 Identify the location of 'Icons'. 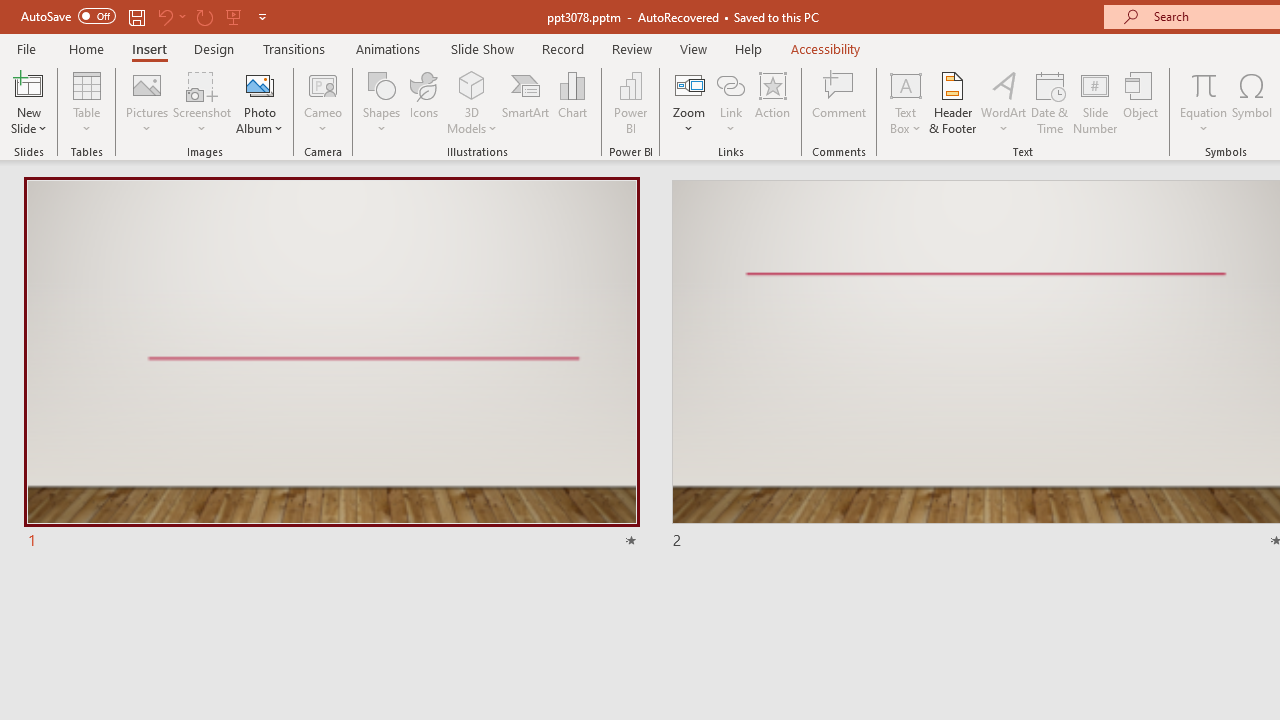
(423, 103).